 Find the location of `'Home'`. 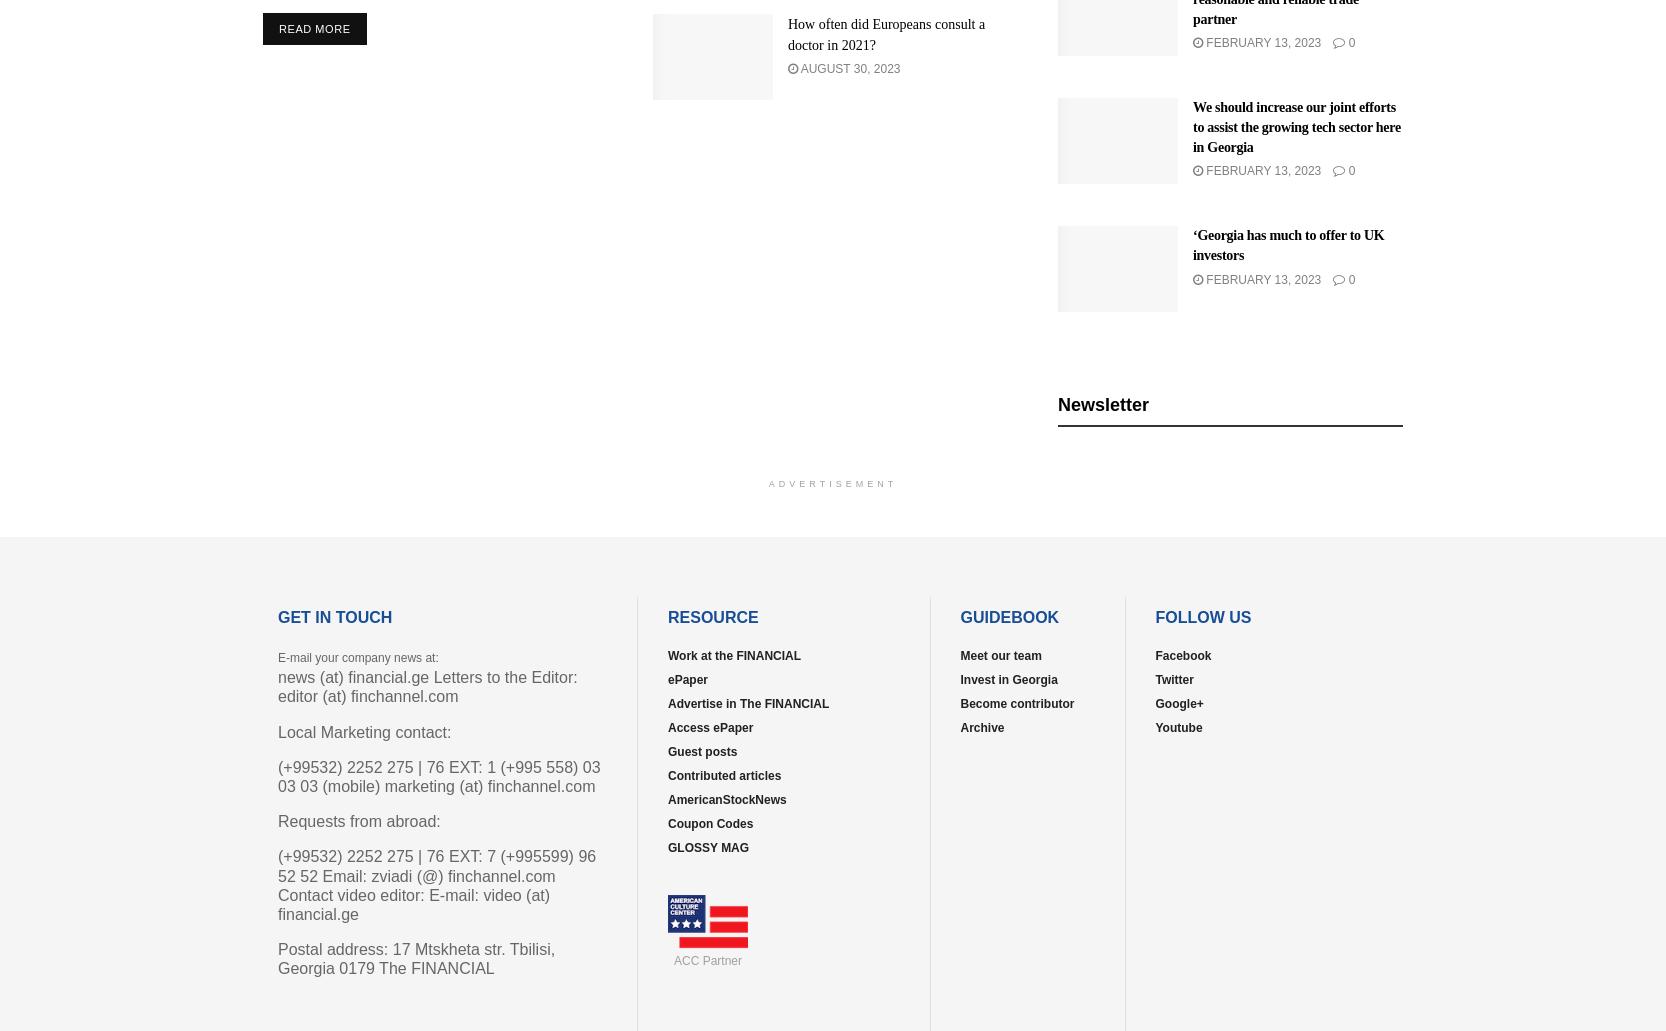

'Home' is located at coordinates (263, 619).